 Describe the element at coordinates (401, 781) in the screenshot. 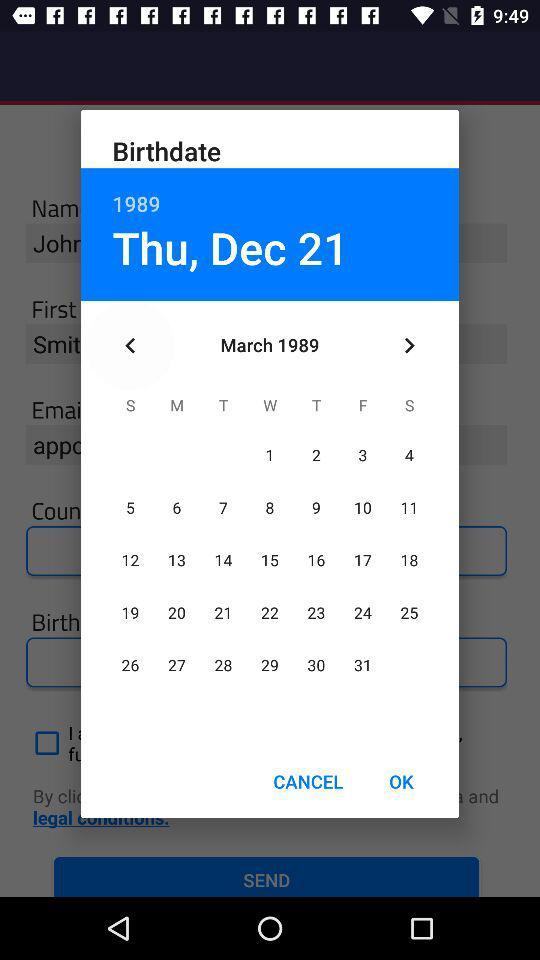

I see `the icon to the right of cancel` at that location.